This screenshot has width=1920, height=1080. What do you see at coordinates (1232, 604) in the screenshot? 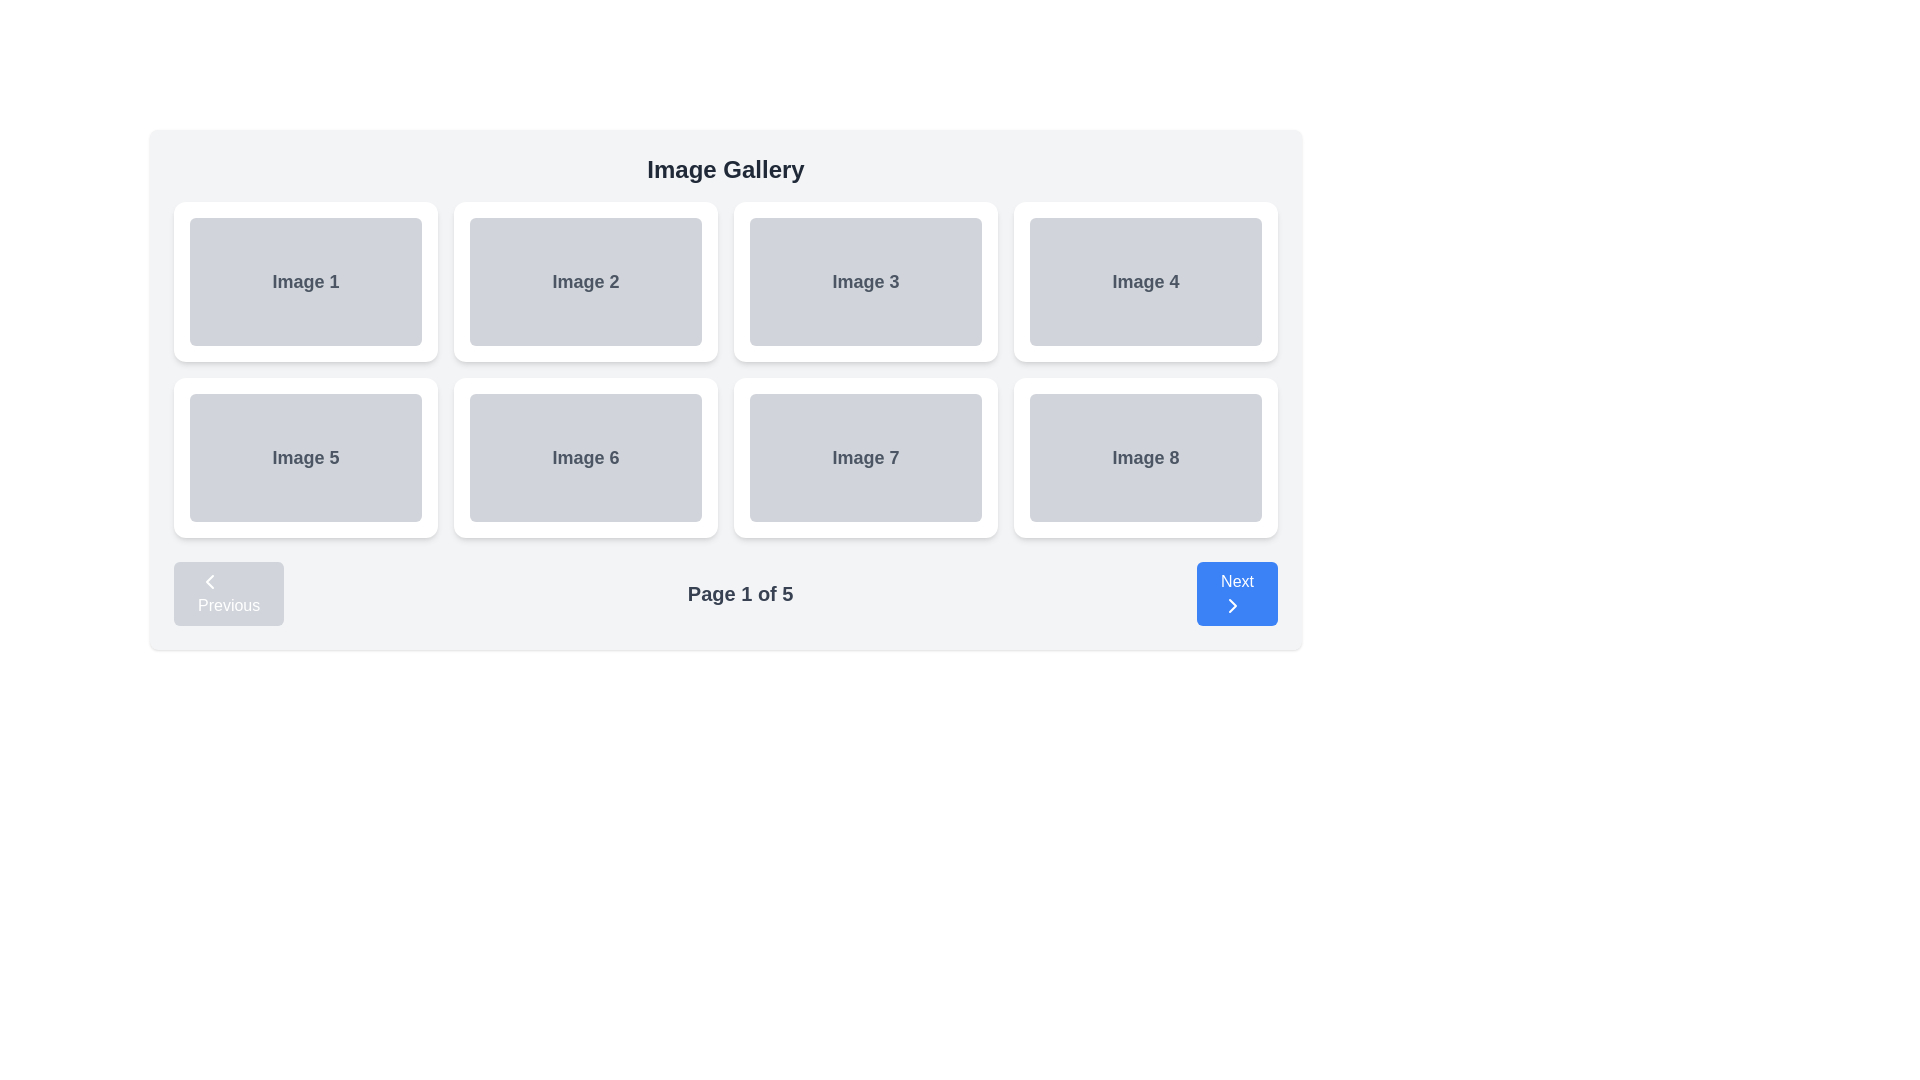
I see `the right-pointing chevron arrow SVG icon located at the bottom-right corner of the 'Next' button to interact with it` at bounding box center [1232, 604].